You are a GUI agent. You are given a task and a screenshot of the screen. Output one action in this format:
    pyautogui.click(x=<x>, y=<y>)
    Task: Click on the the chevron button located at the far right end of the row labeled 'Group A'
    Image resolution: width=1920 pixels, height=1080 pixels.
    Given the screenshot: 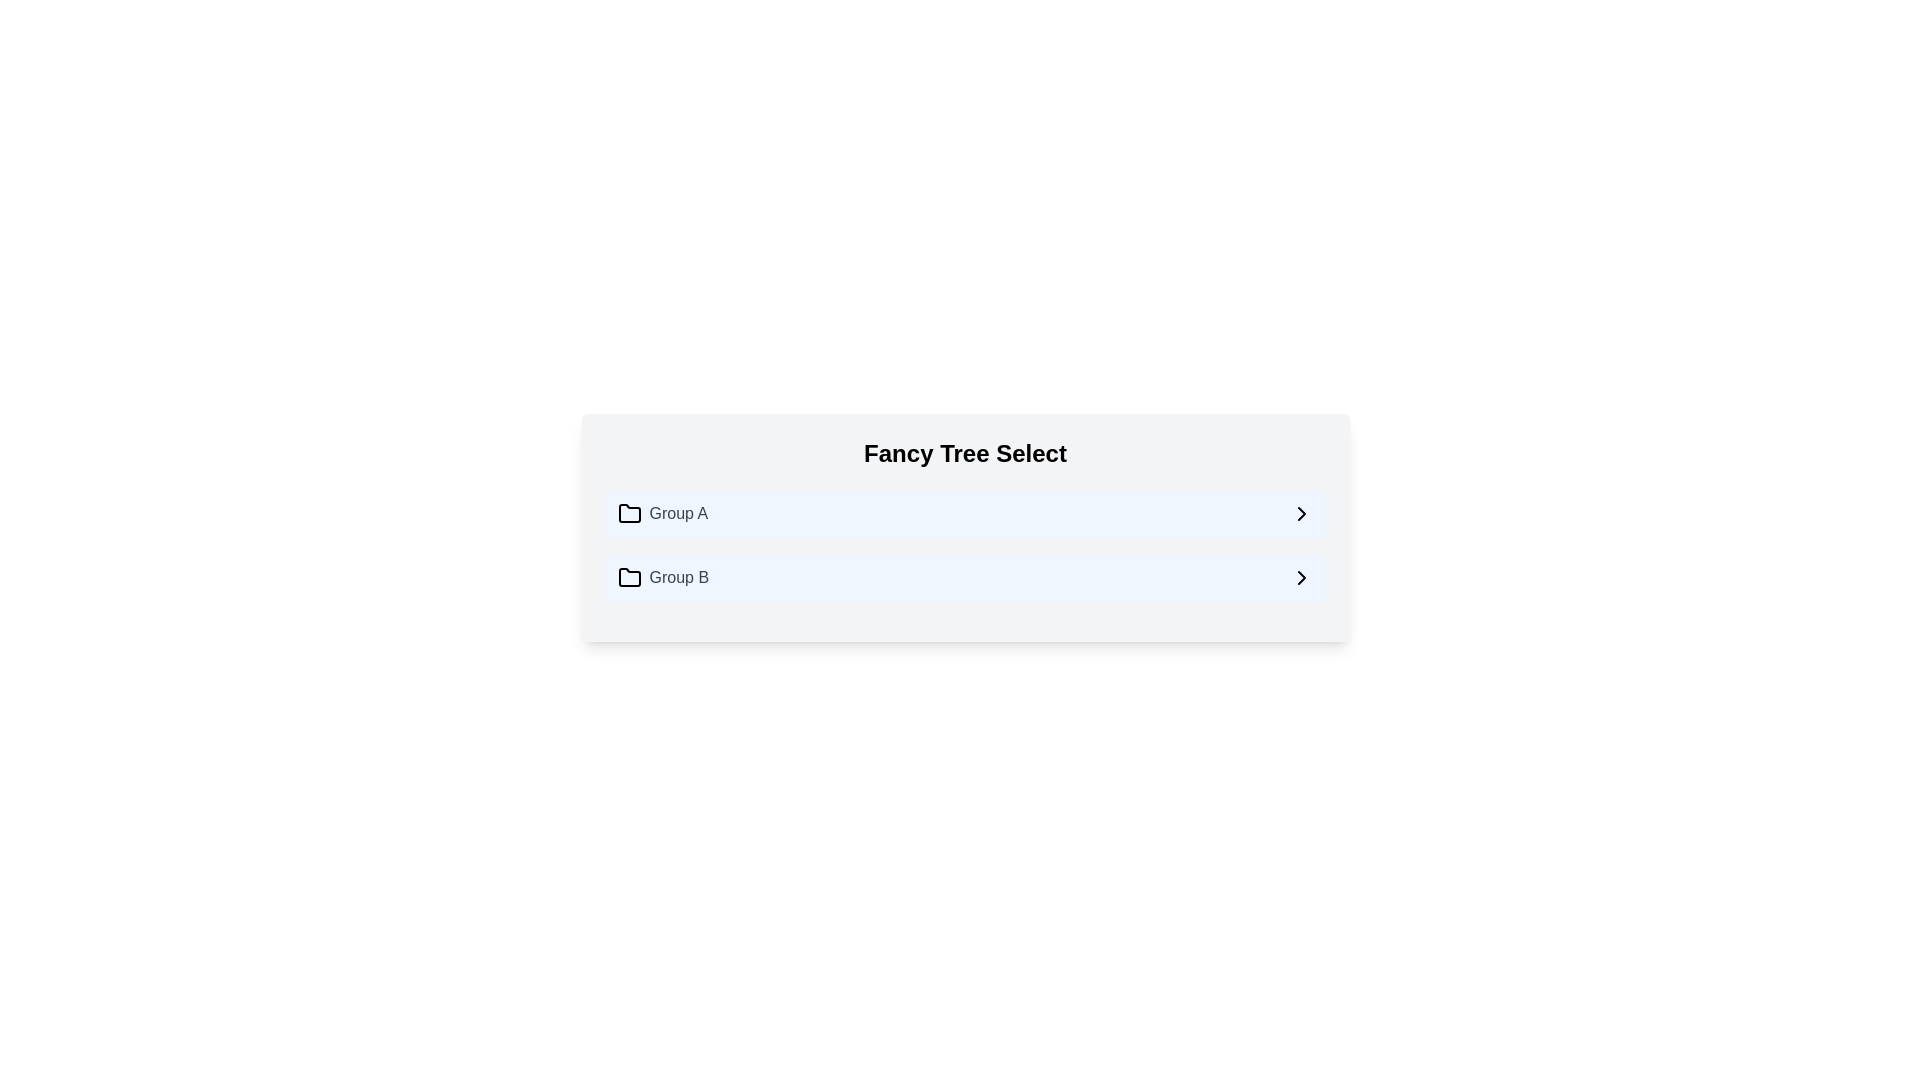 What is the action you would take?
    pyautogui.click(x=1301, y=512)
    